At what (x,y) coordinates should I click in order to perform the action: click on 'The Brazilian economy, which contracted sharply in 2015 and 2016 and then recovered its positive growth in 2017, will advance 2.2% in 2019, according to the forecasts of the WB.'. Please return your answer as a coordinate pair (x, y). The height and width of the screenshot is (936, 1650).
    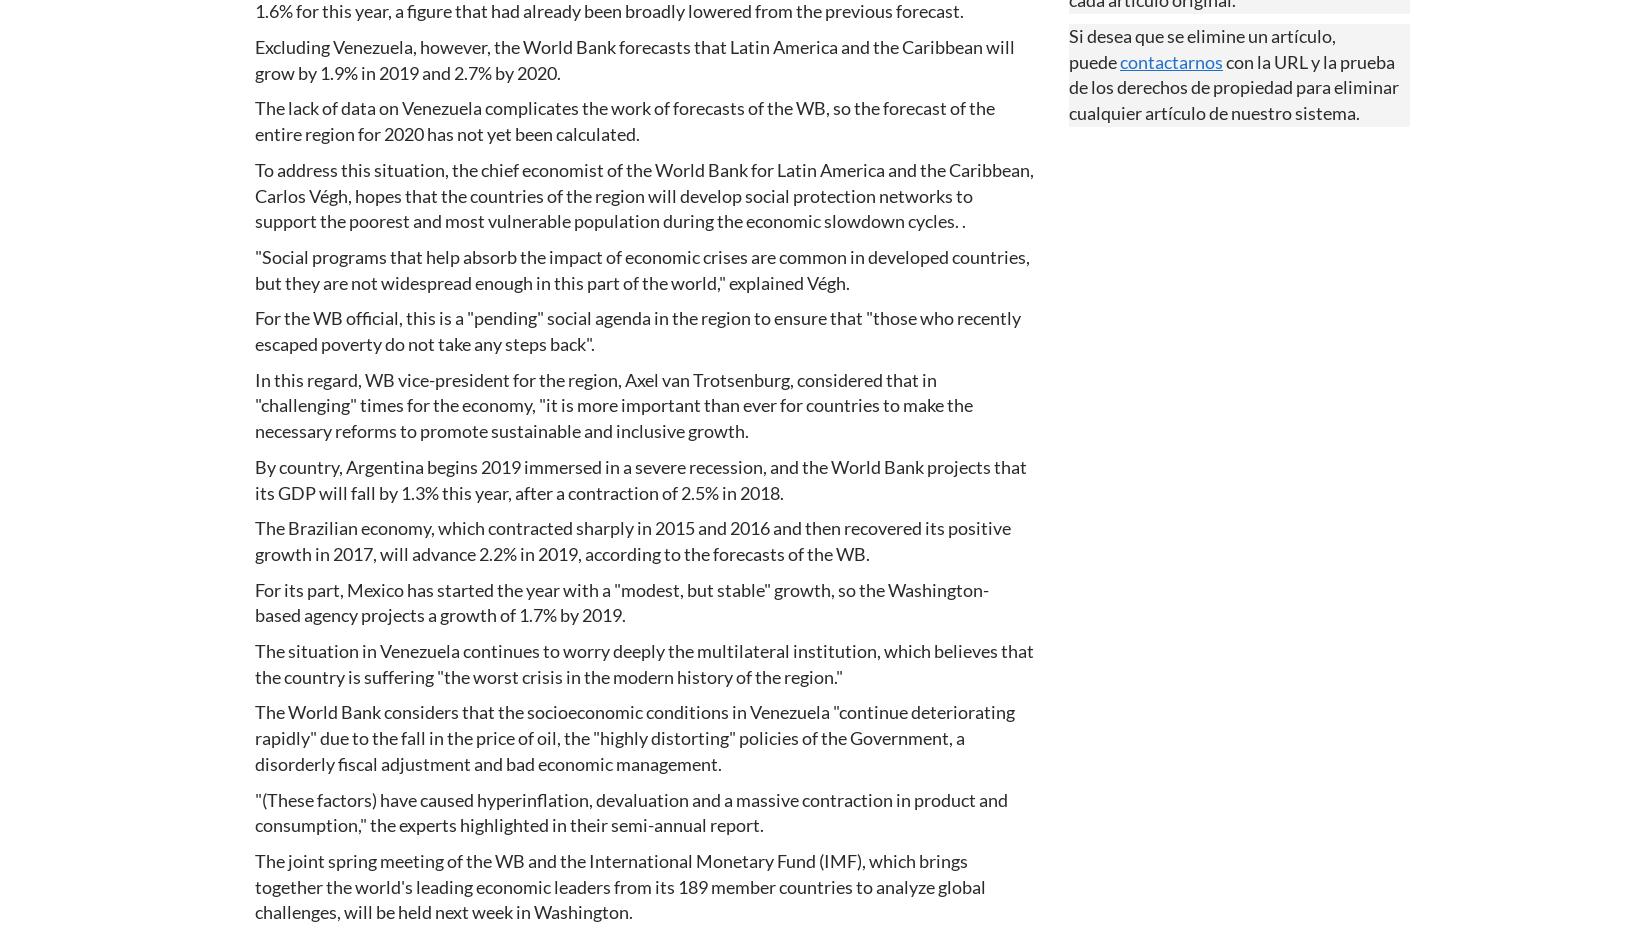
    Looking at the image, I should click on (631, 540).